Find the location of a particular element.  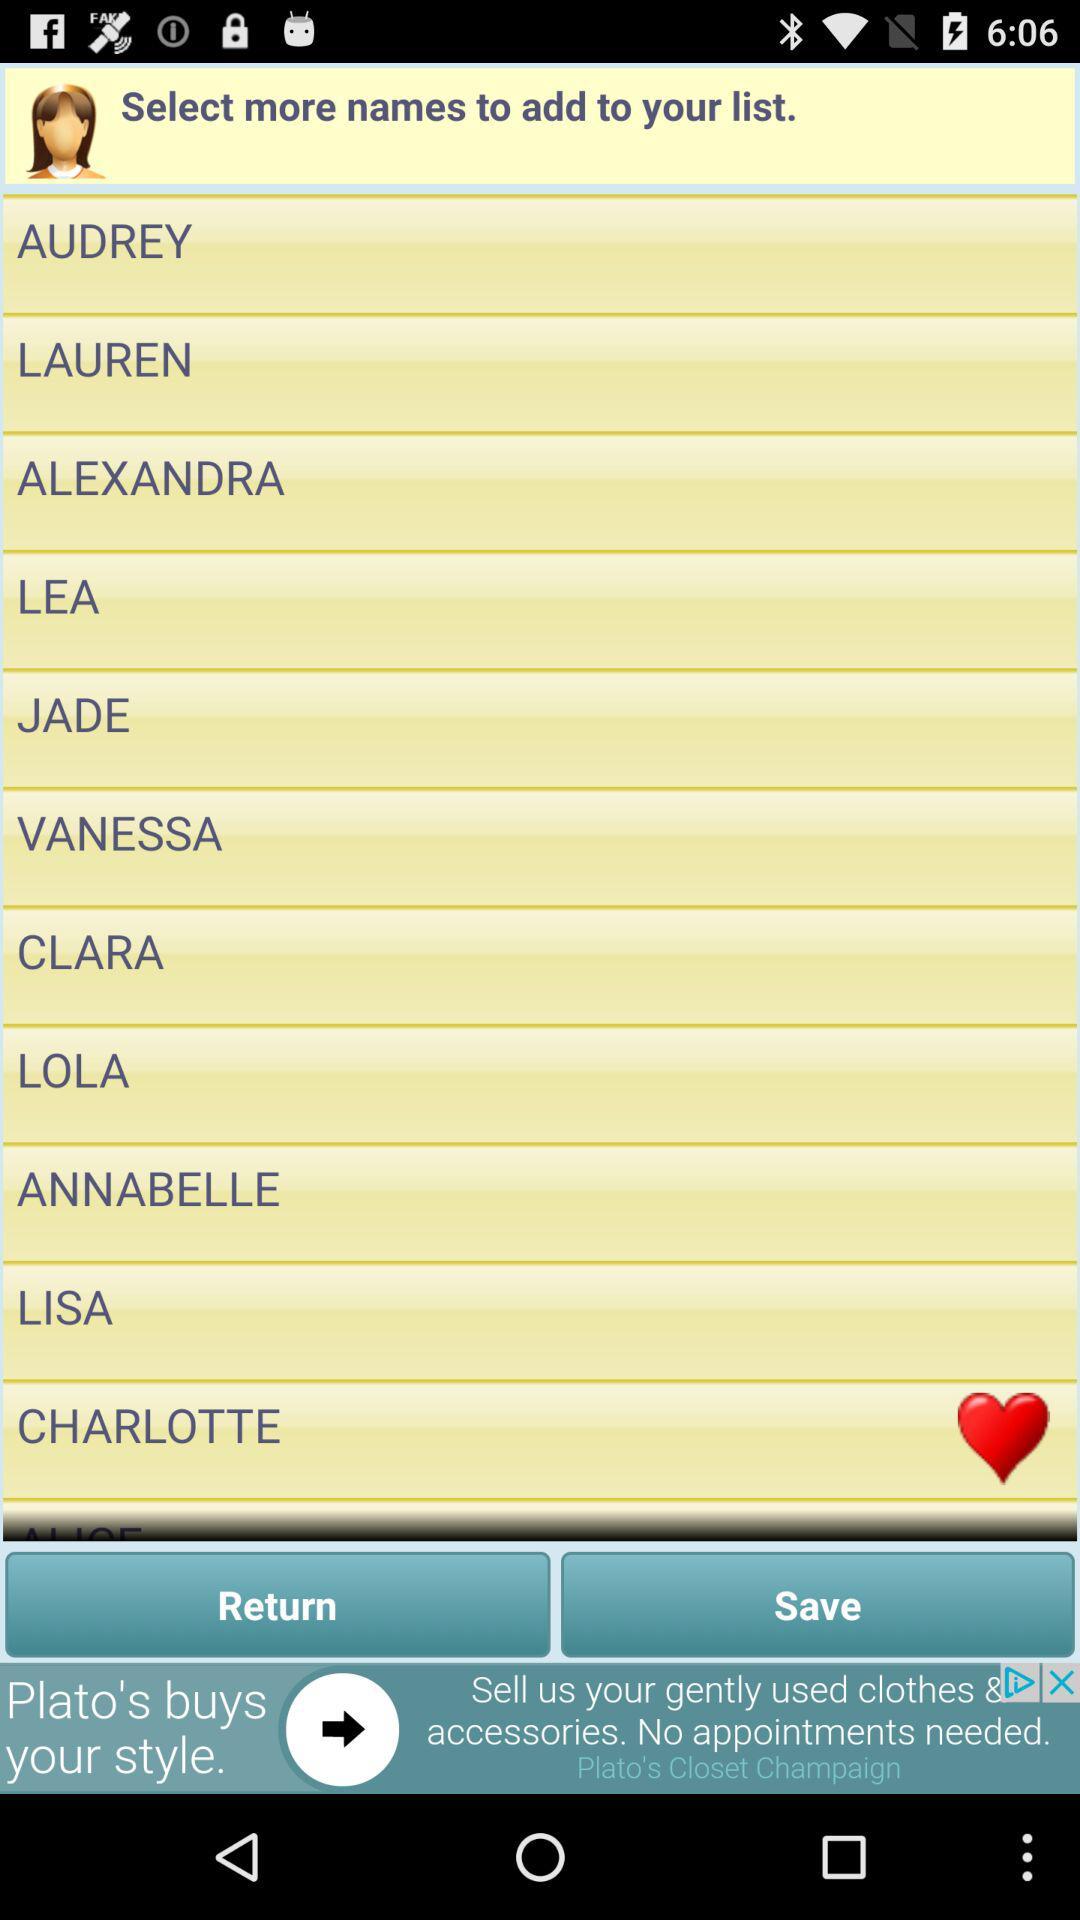

to add favorite is located at coordinates (1003, 1437).